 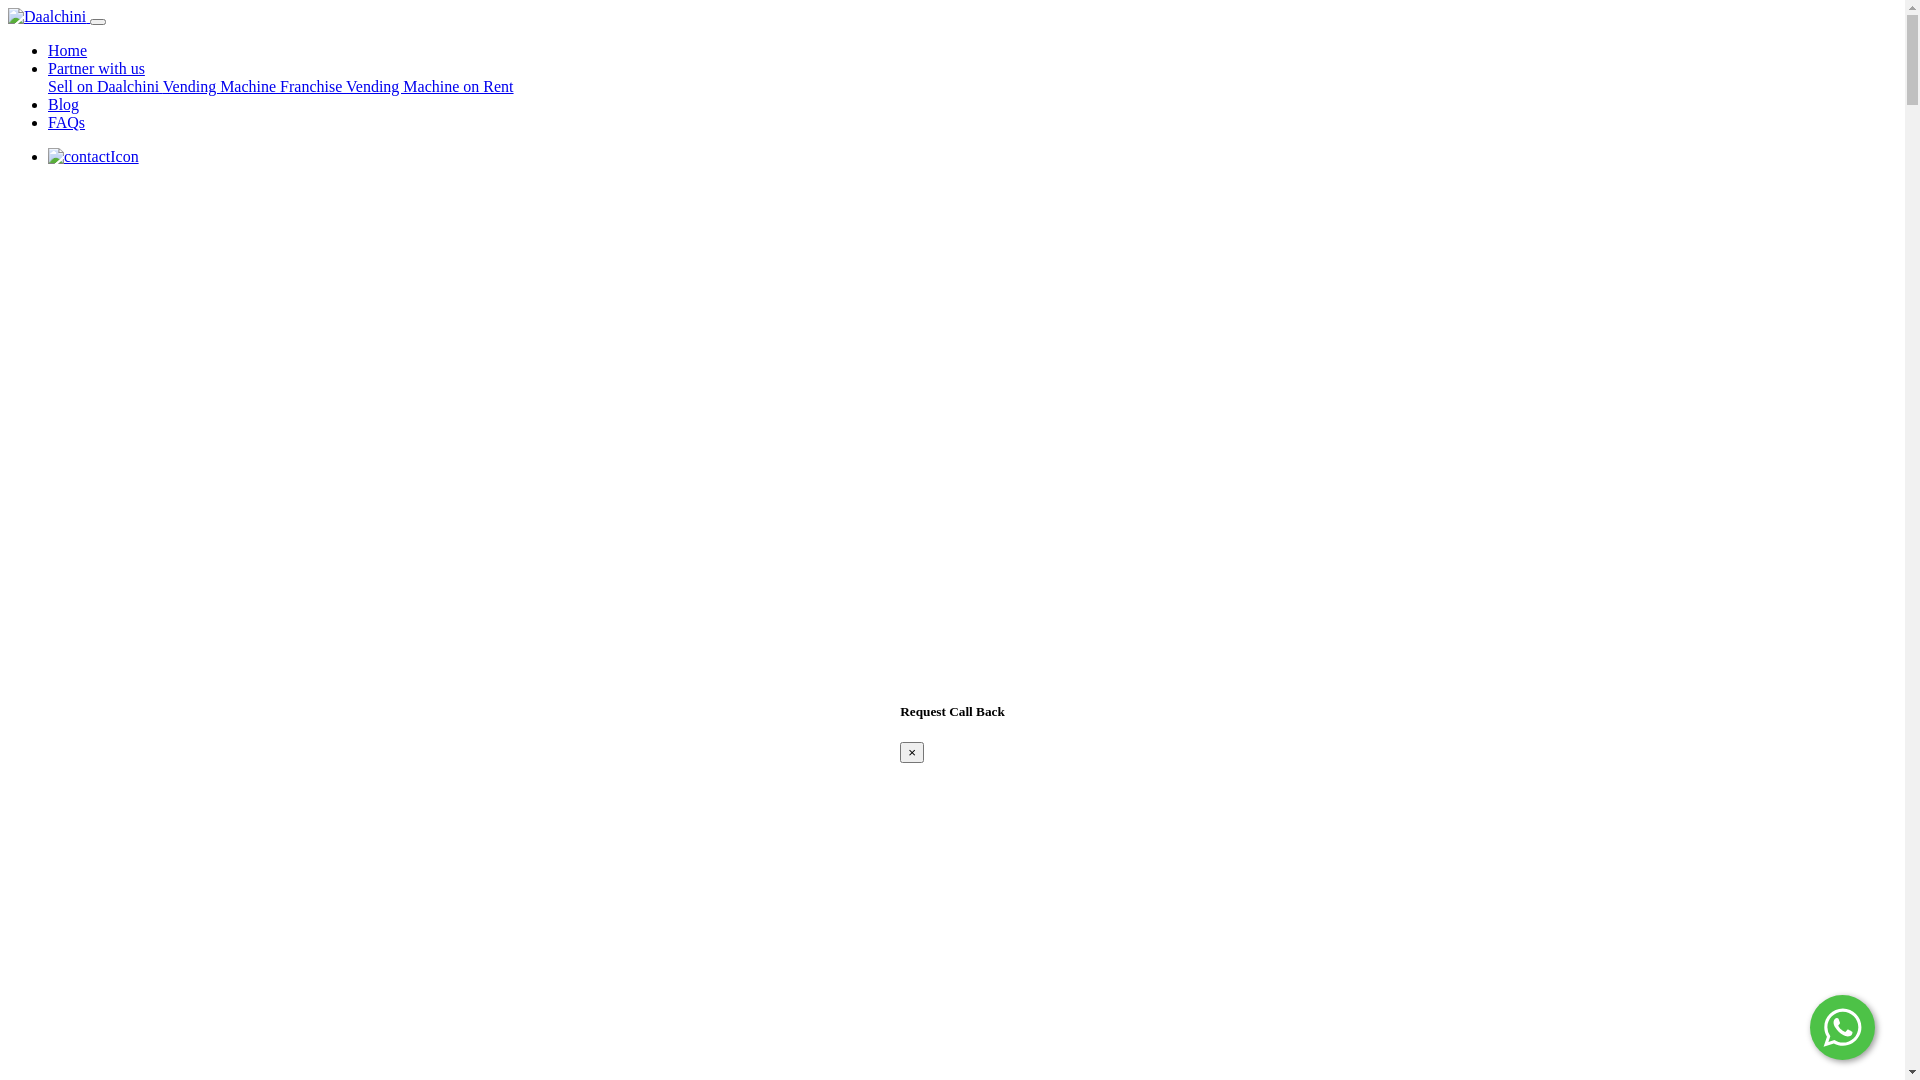 What do you see at coordinates (66, 122) in the screenshot?
I see `'FAQs'` at bounding box center [66, 122].